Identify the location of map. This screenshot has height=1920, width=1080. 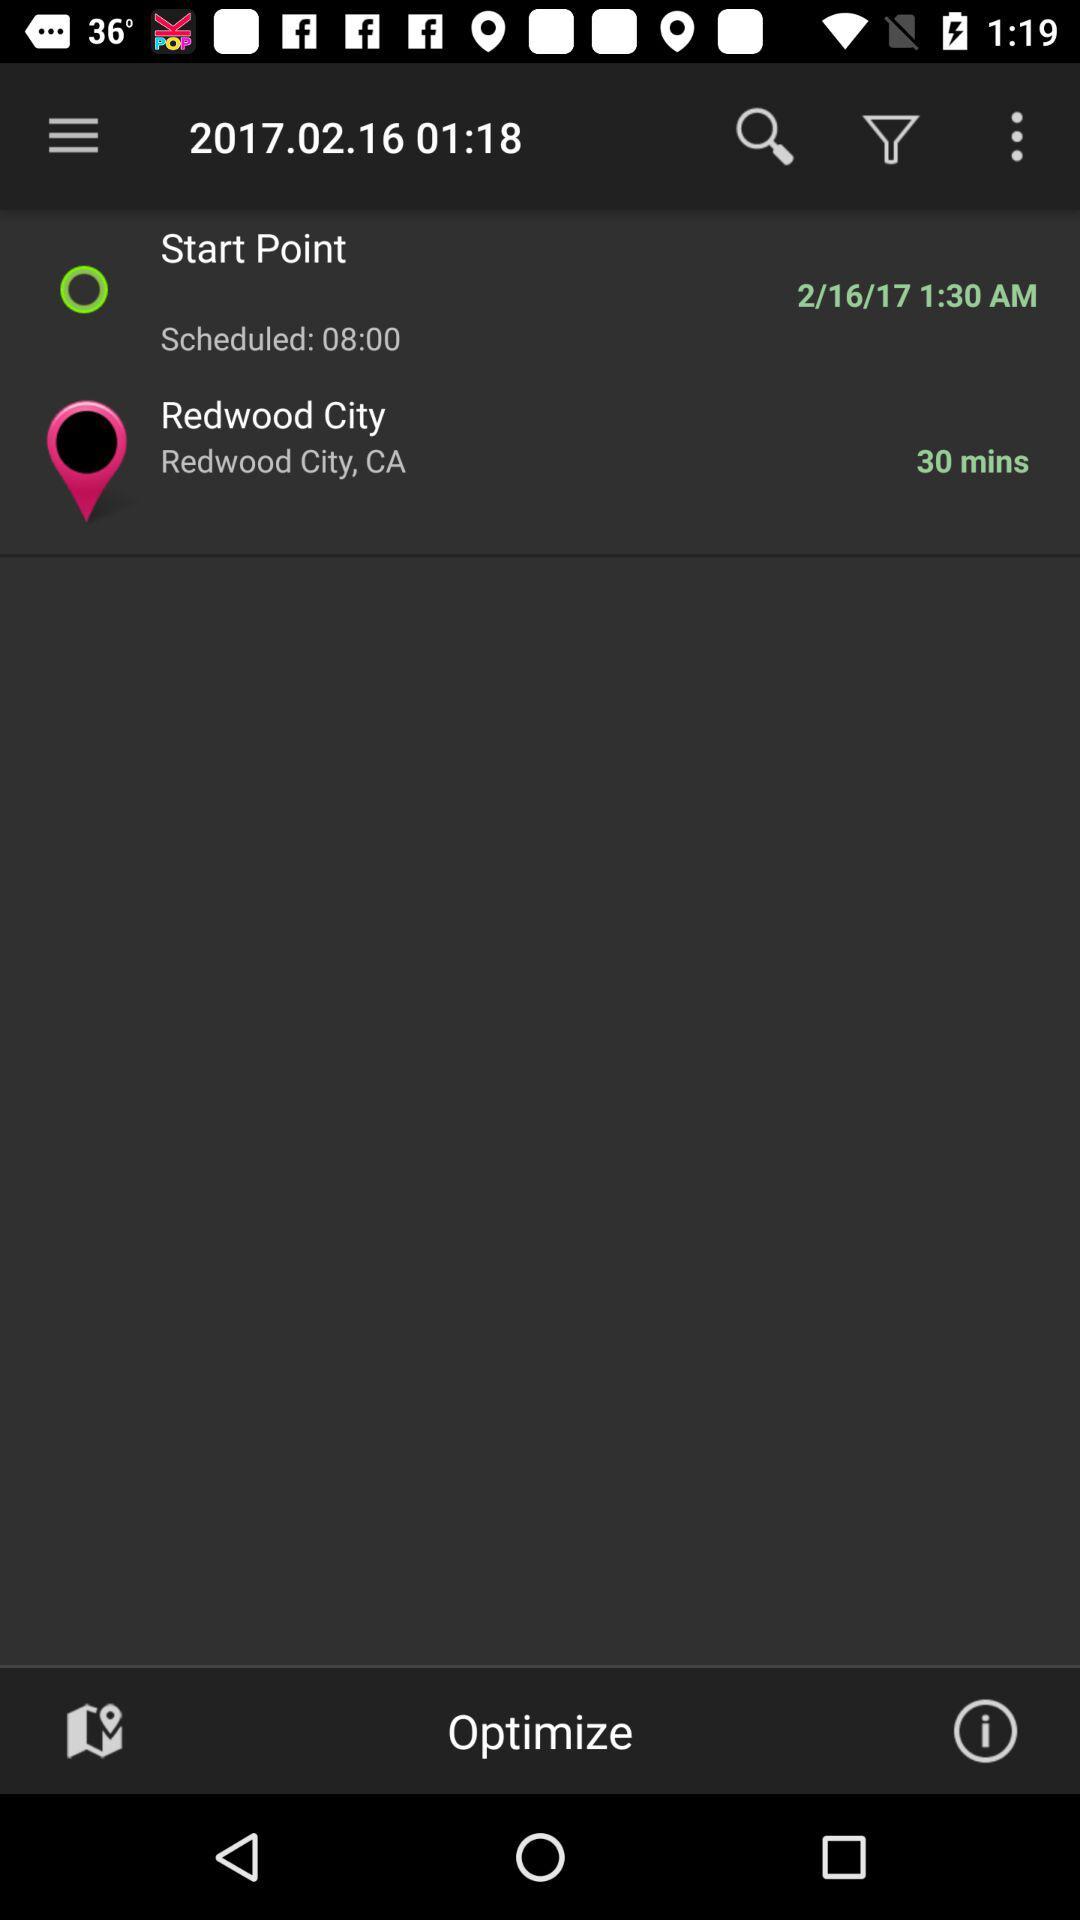
(94, 1730).